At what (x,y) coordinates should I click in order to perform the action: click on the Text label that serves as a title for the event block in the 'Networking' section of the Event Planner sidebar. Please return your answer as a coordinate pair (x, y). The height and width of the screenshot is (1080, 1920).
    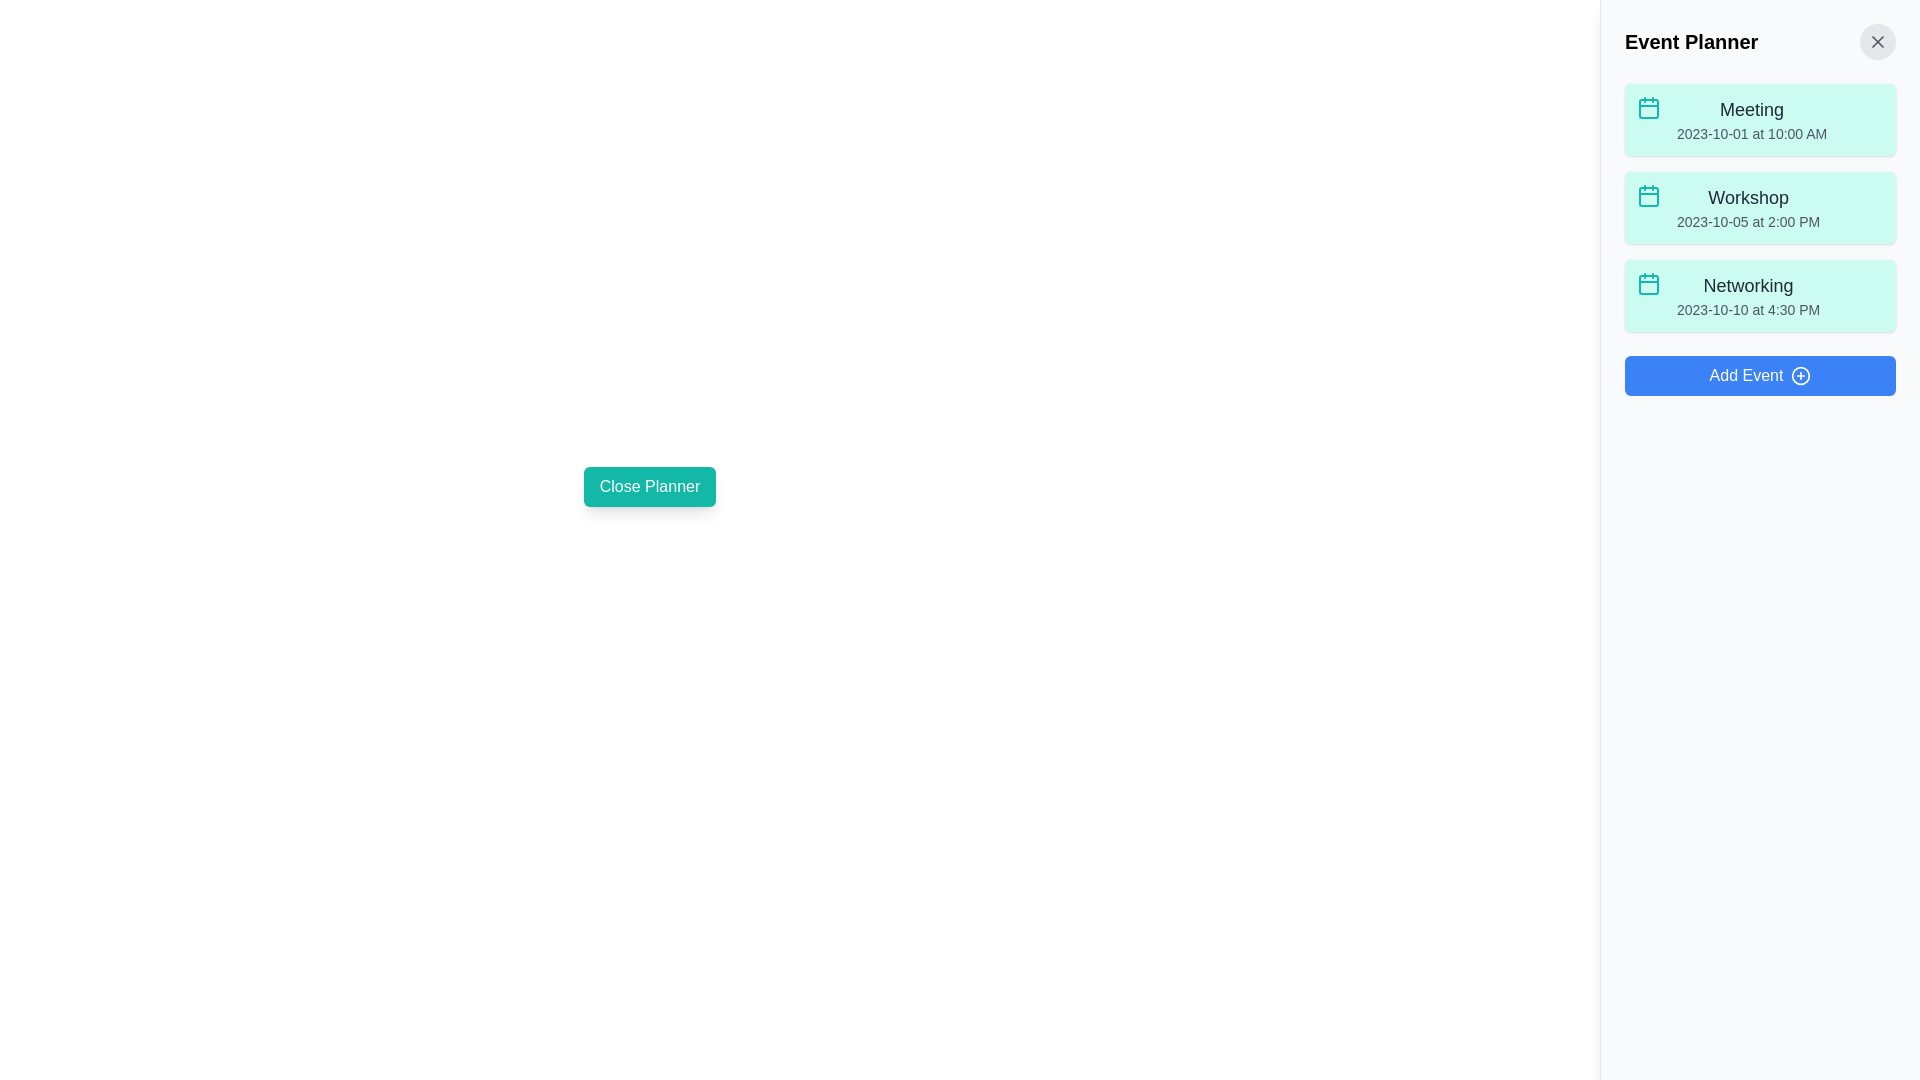
    Looking at the image, I should click on (1747, 285).